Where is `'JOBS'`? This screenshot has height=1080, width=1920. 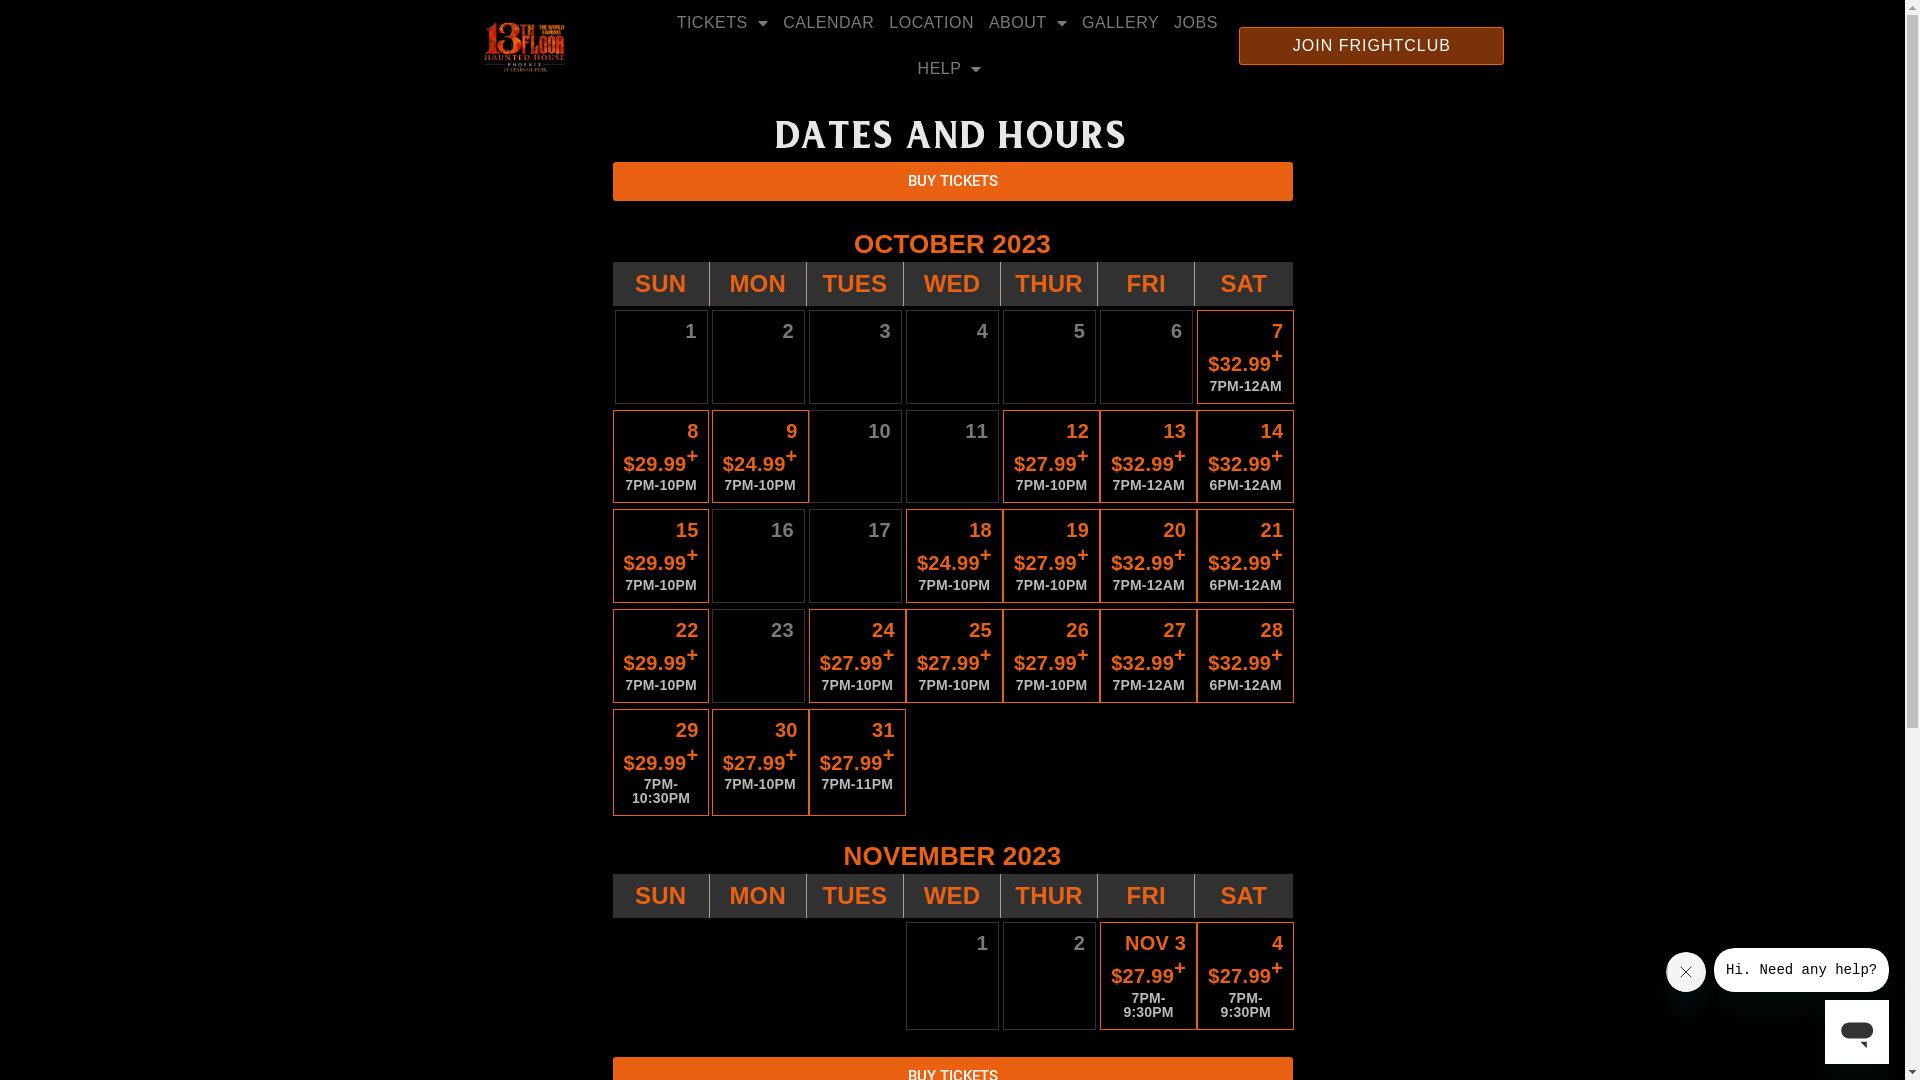 'JOBS' is located at coordinates (1195, 23).